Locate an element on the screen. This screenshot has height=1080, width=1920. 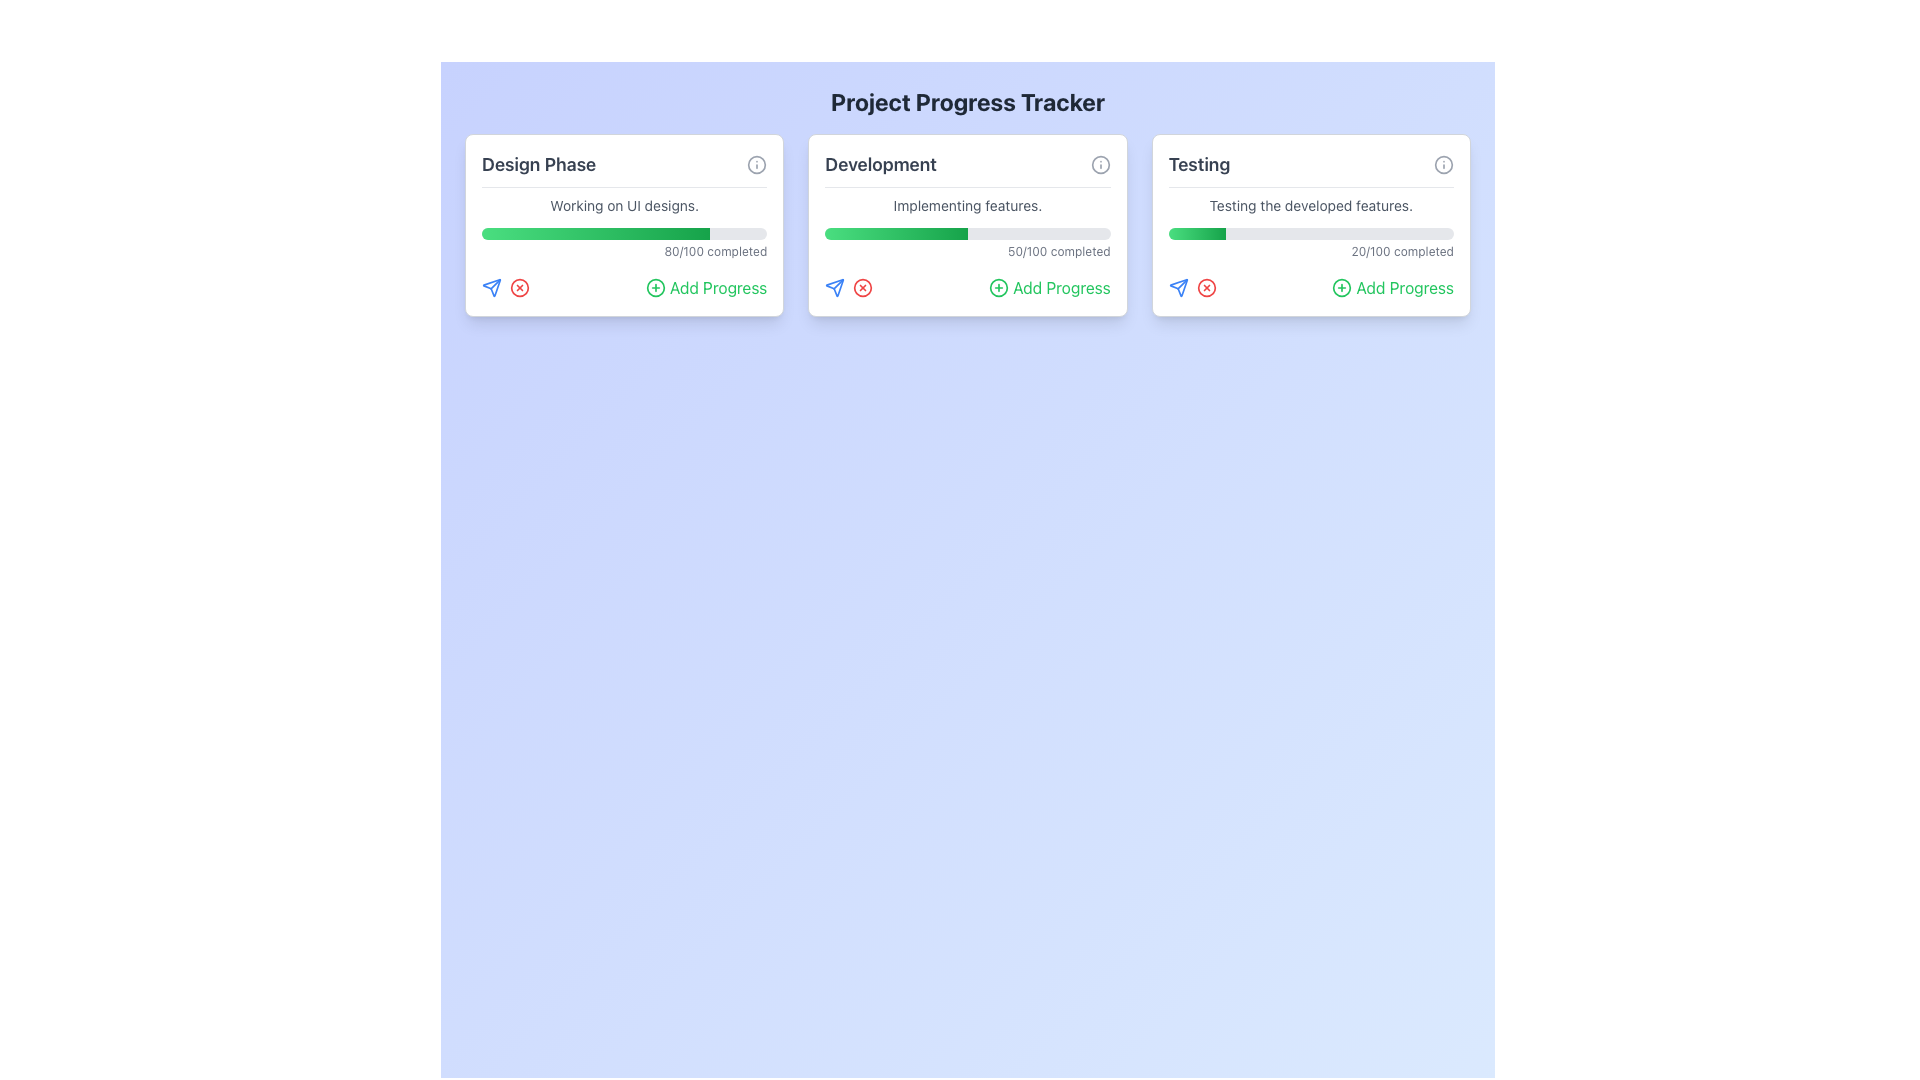
the Progress Bar indicating 20% completion of the 'Testing' task located within the Project Progress Tracker is located at coordinates (1311, 233).